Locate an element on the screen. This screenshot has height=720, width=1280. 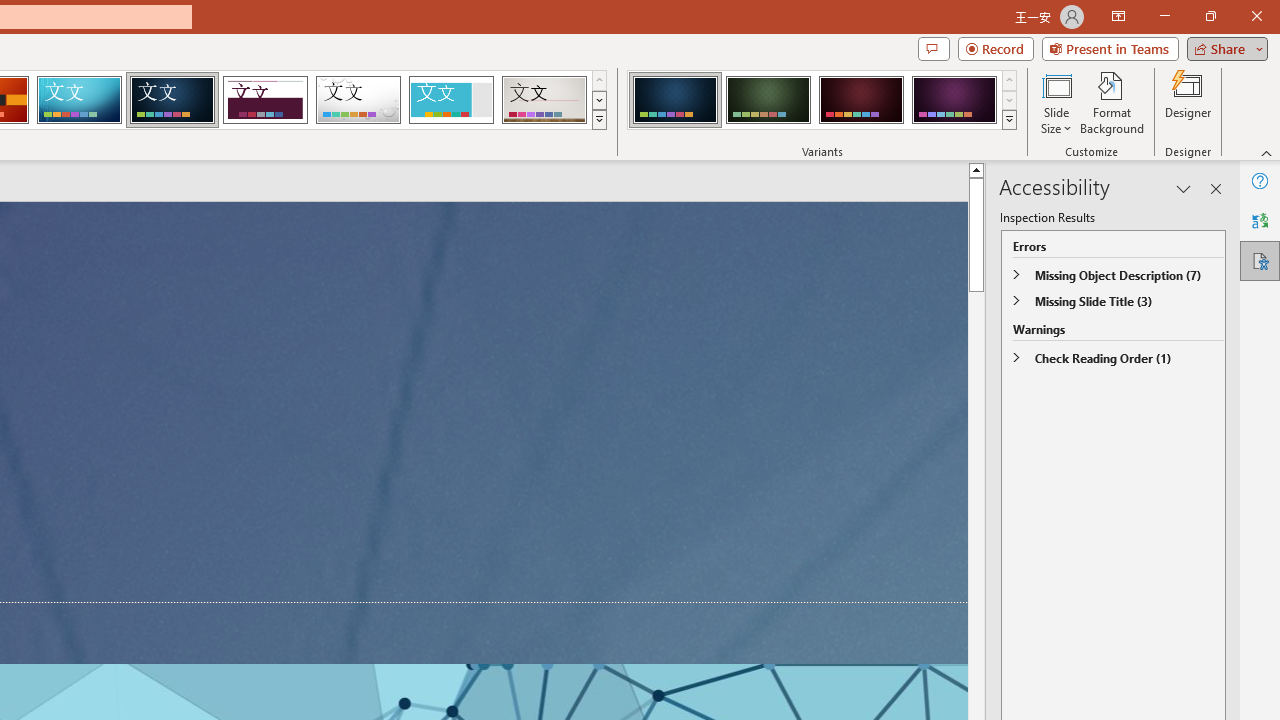
'Themes' is located at coordinates (598, 120).